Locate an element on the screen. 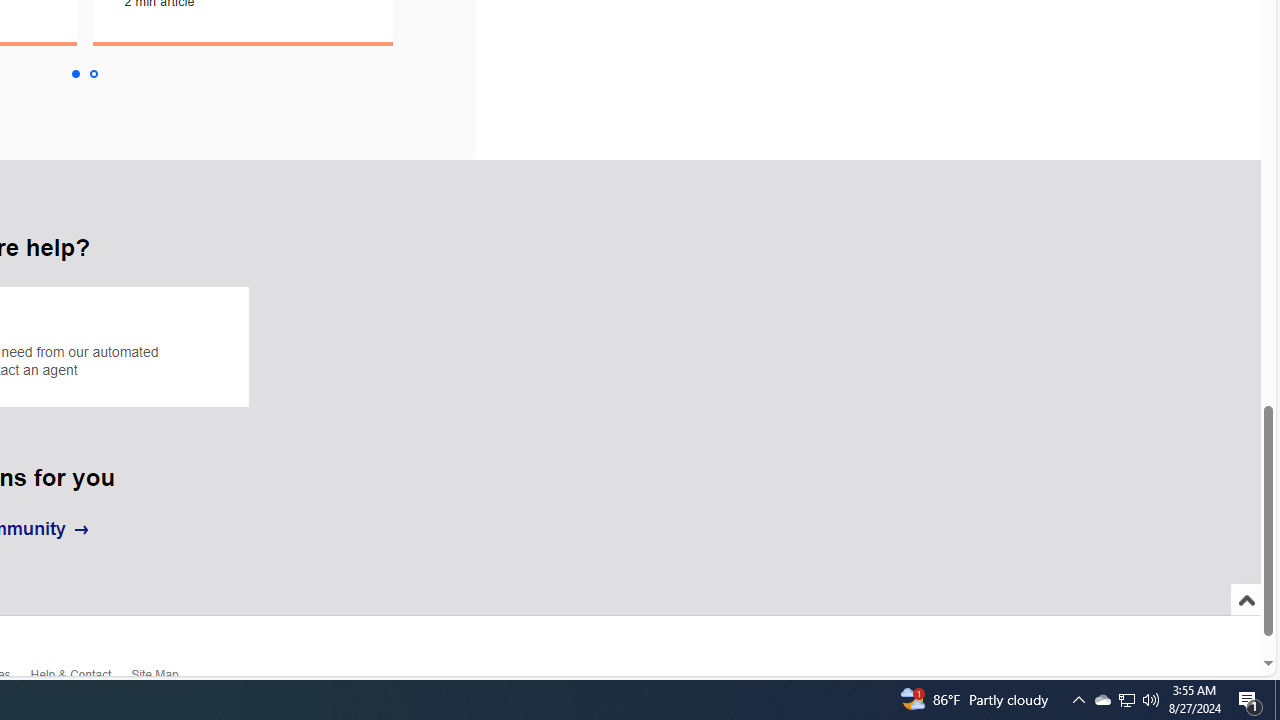 The height and width of the screenshot is (720, 1280). 'Slide 1 selected' is located at coordinates (74, 73).